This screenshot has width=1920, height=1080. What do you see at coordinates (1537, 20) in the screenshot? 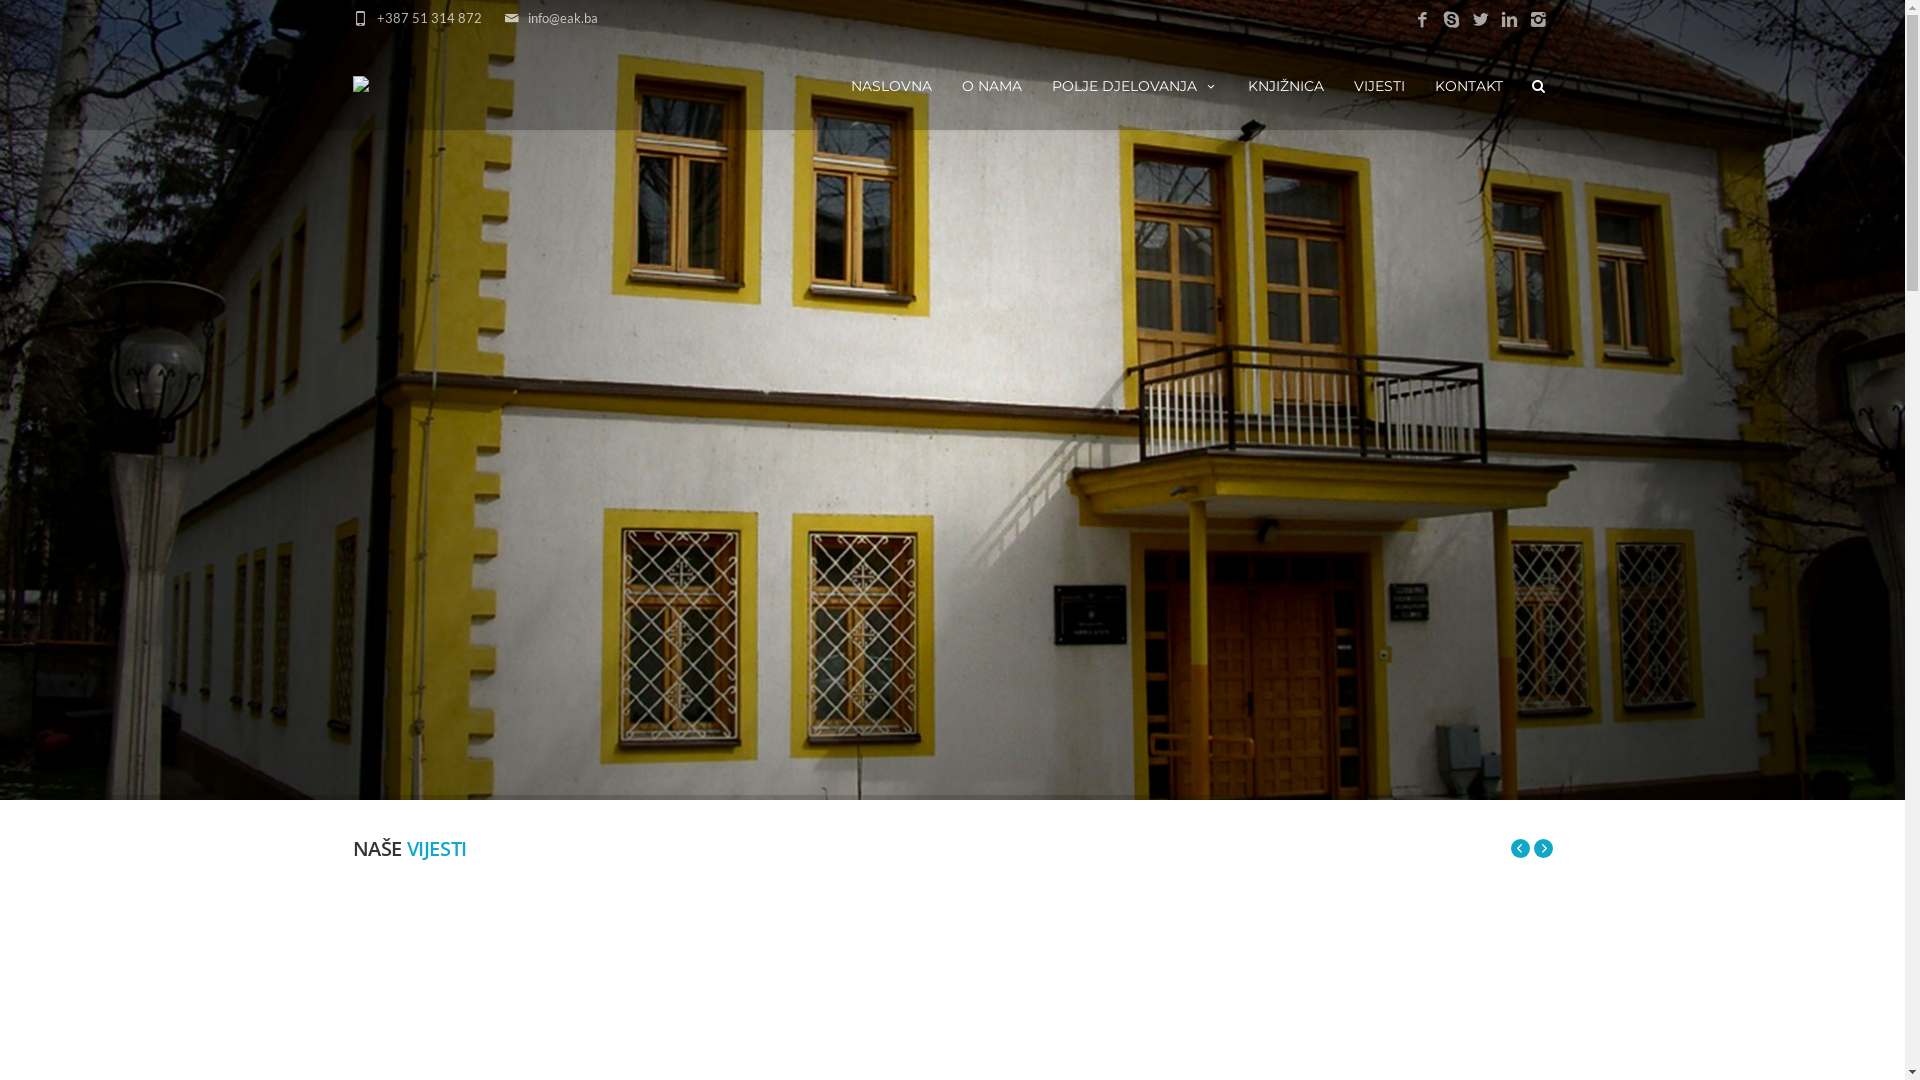
I see `'Instagram'` at bounding box center [1537, 20].